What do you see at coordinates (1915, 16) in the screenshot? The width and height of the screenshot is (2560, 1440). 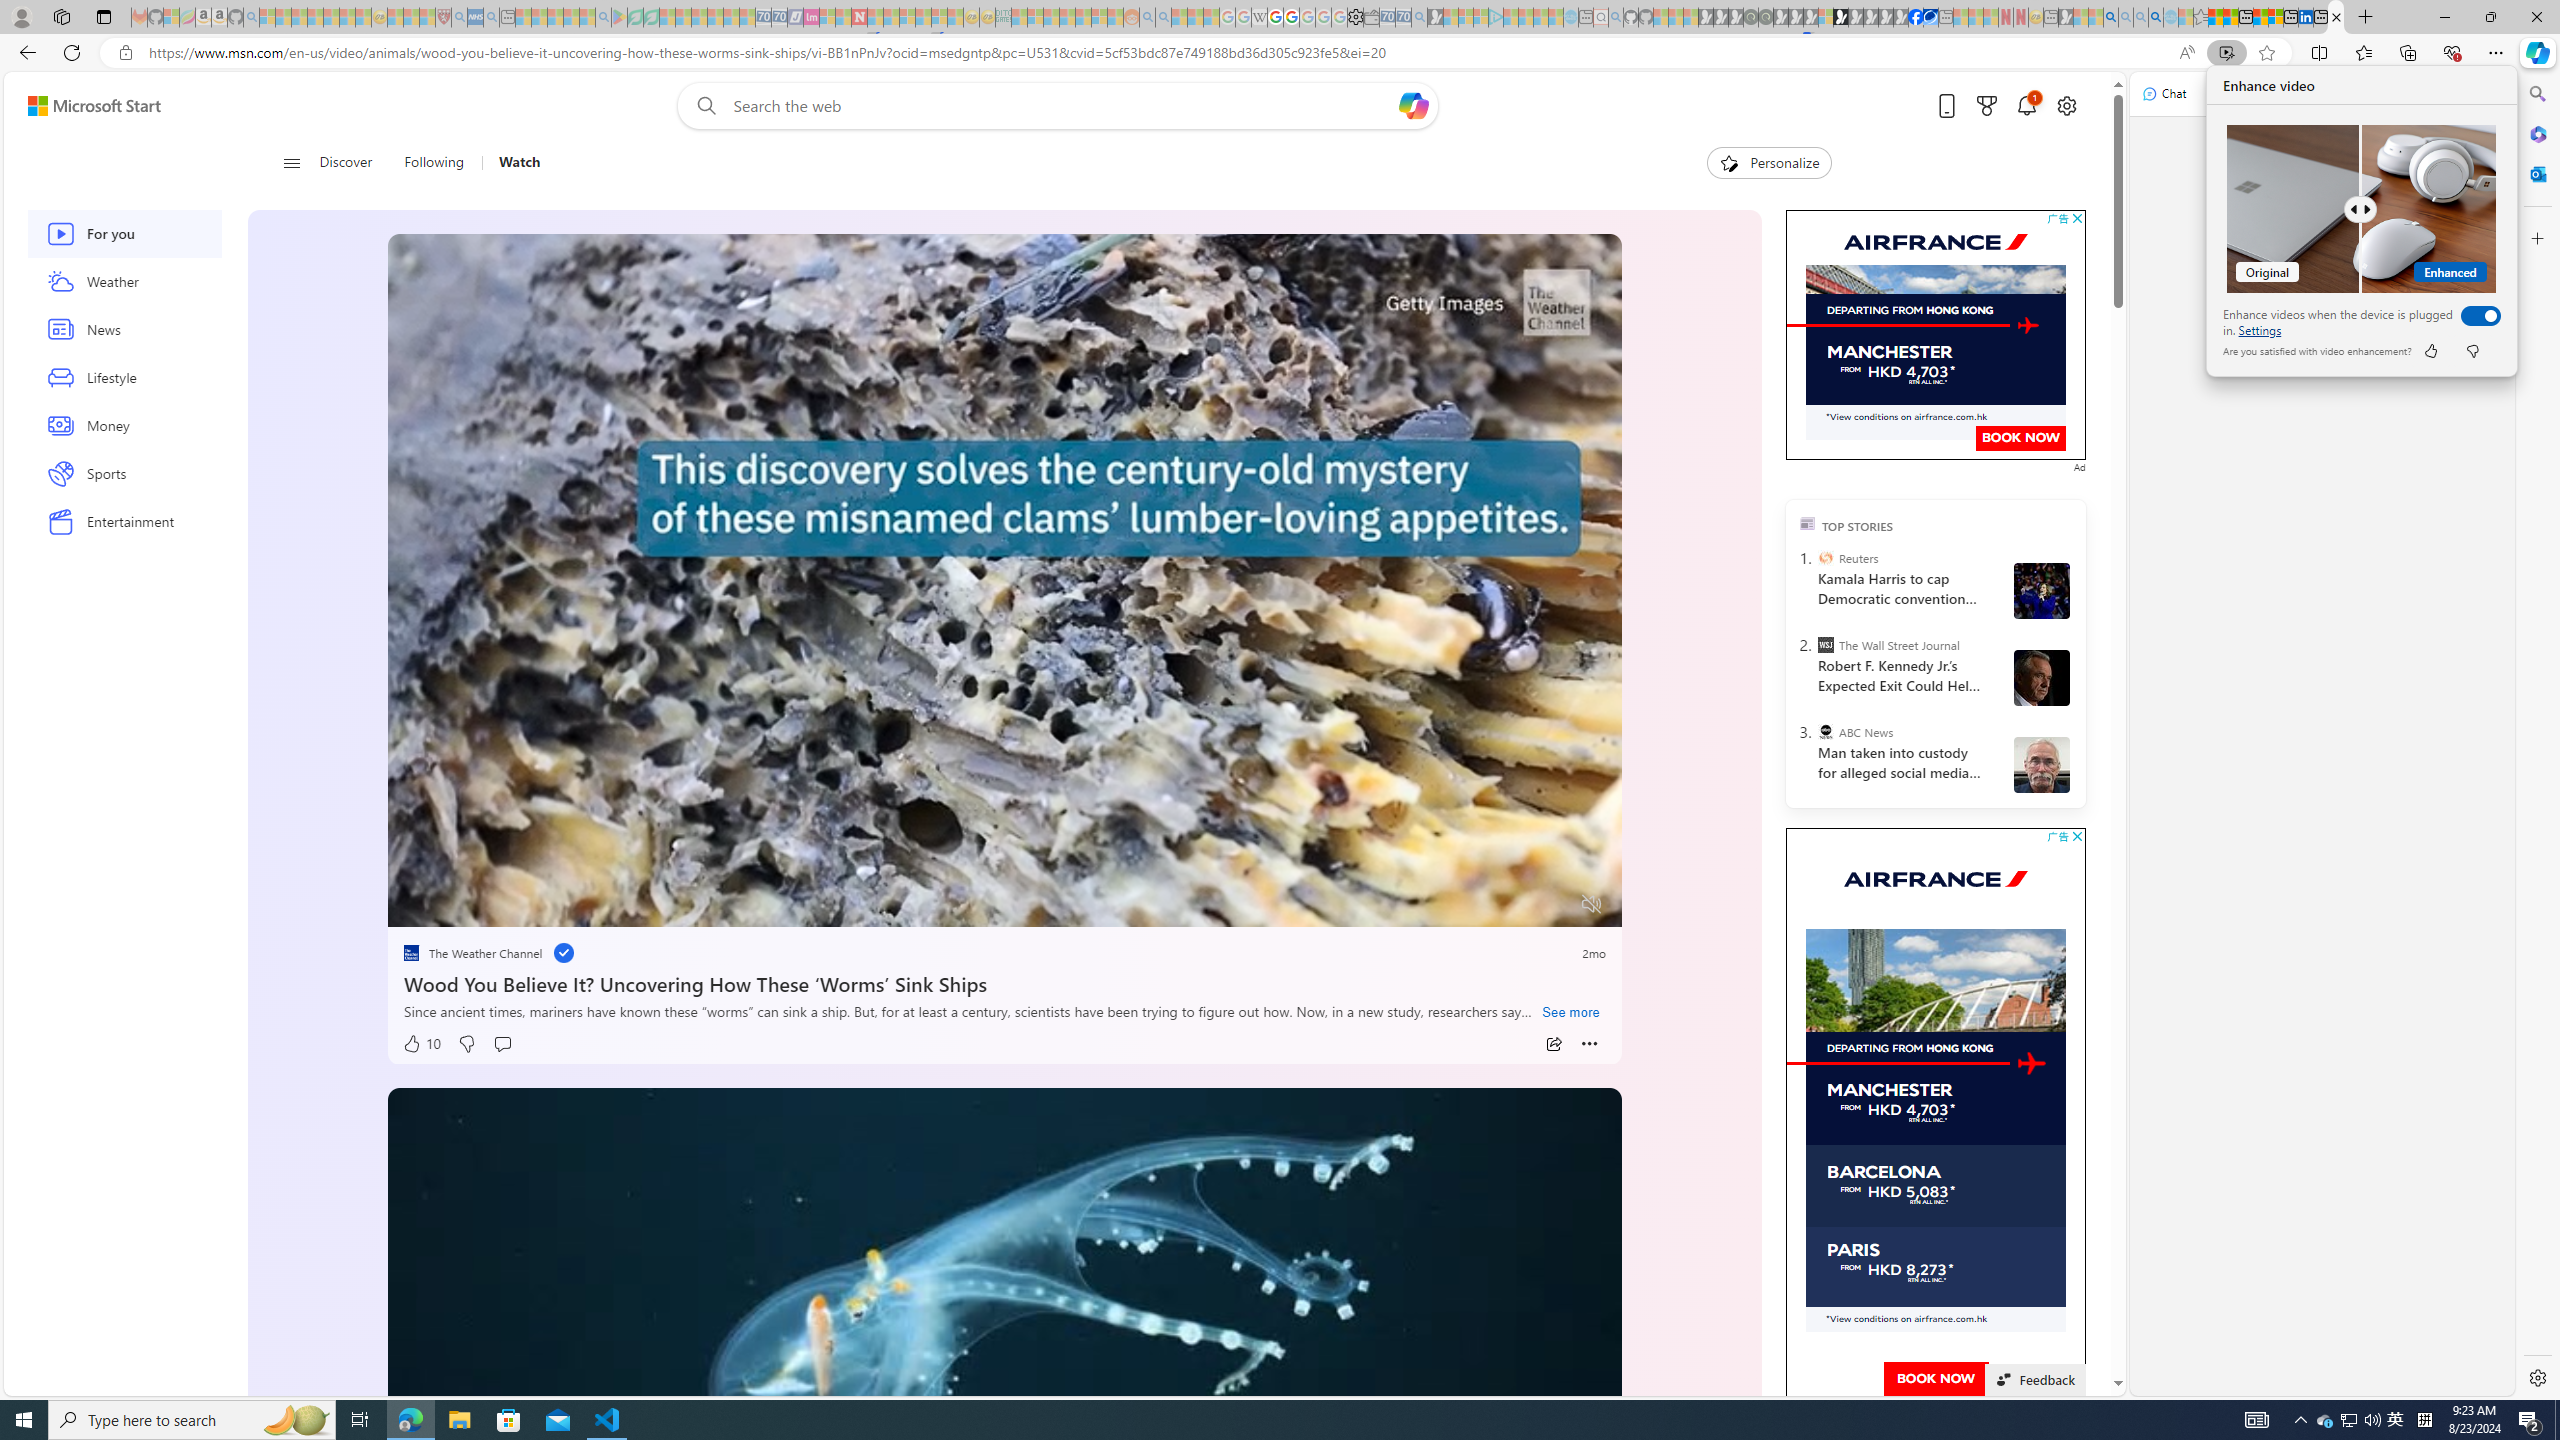 I see `'Nordace | Facebook'` at bounding box center [1915, 16].